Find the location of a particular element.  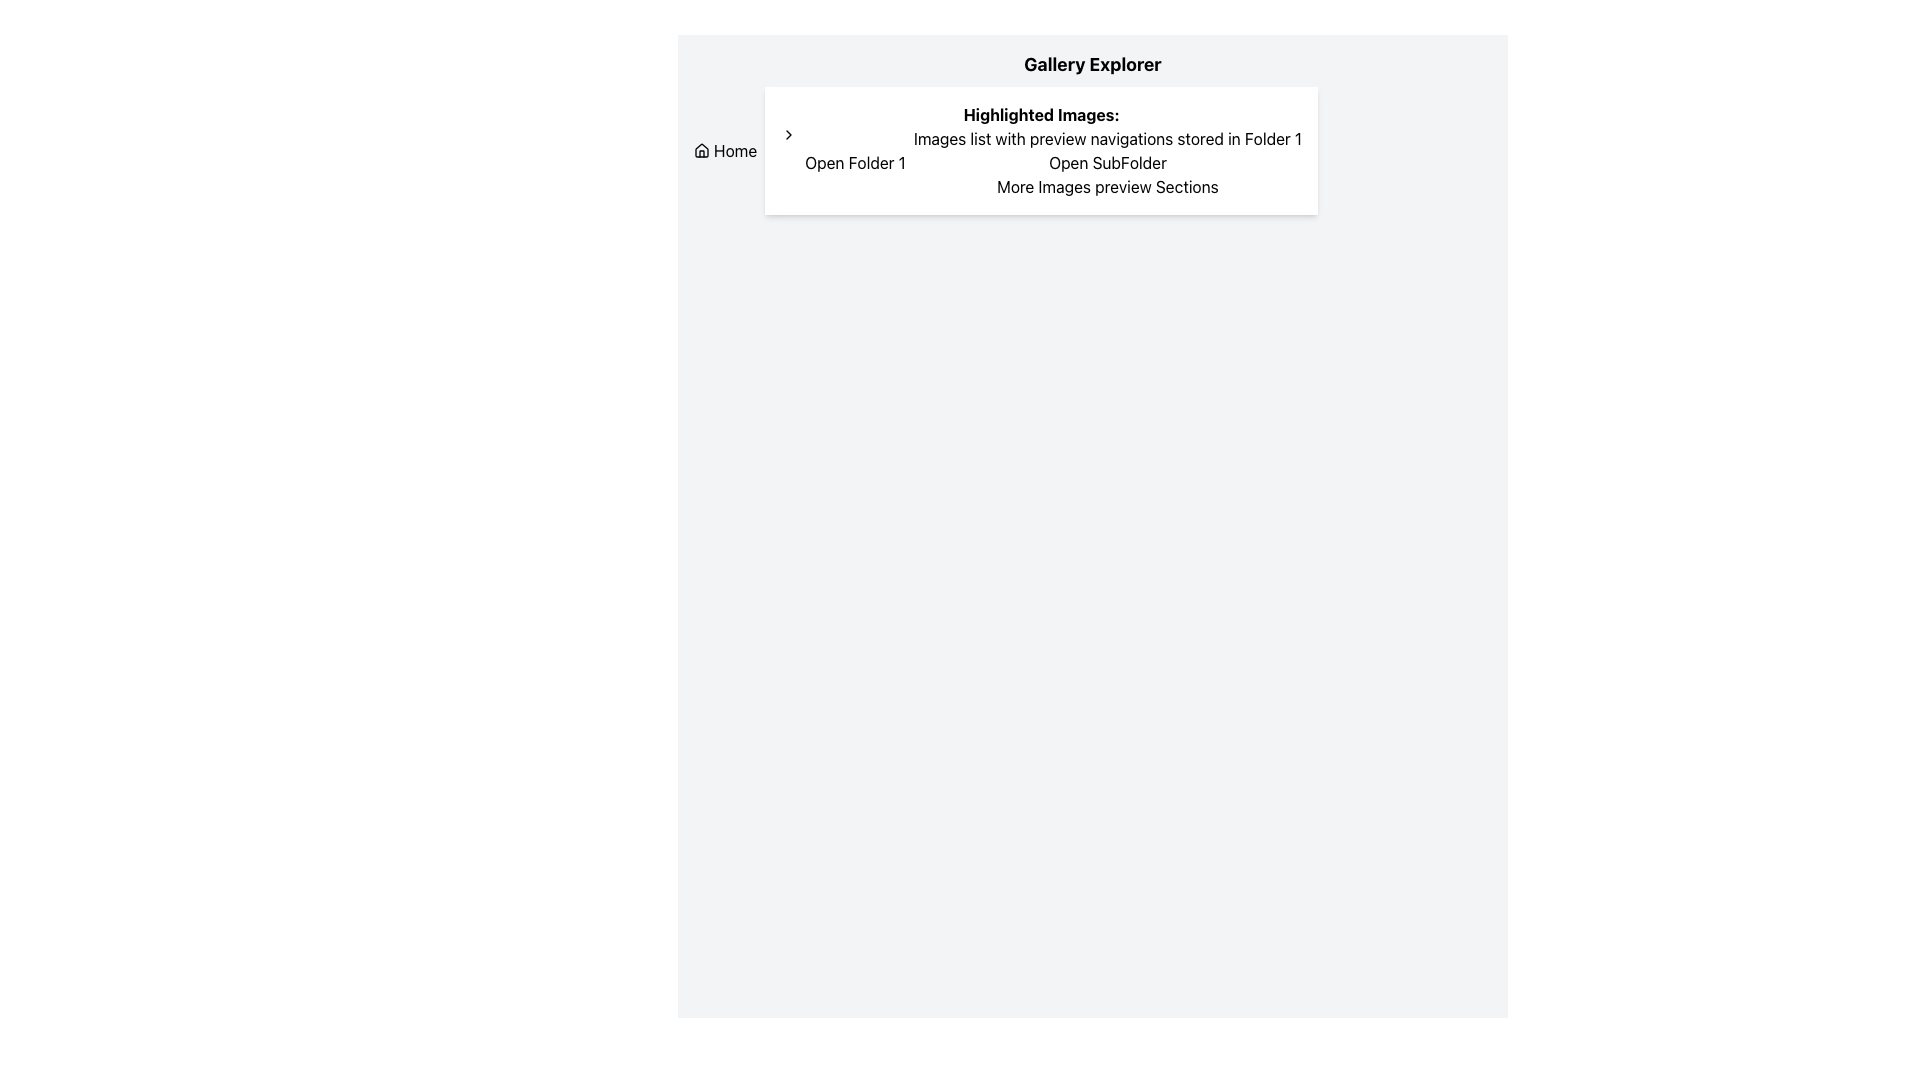

the button that opens or accesses 'Folder 1' is located at coordinates (855, 161).